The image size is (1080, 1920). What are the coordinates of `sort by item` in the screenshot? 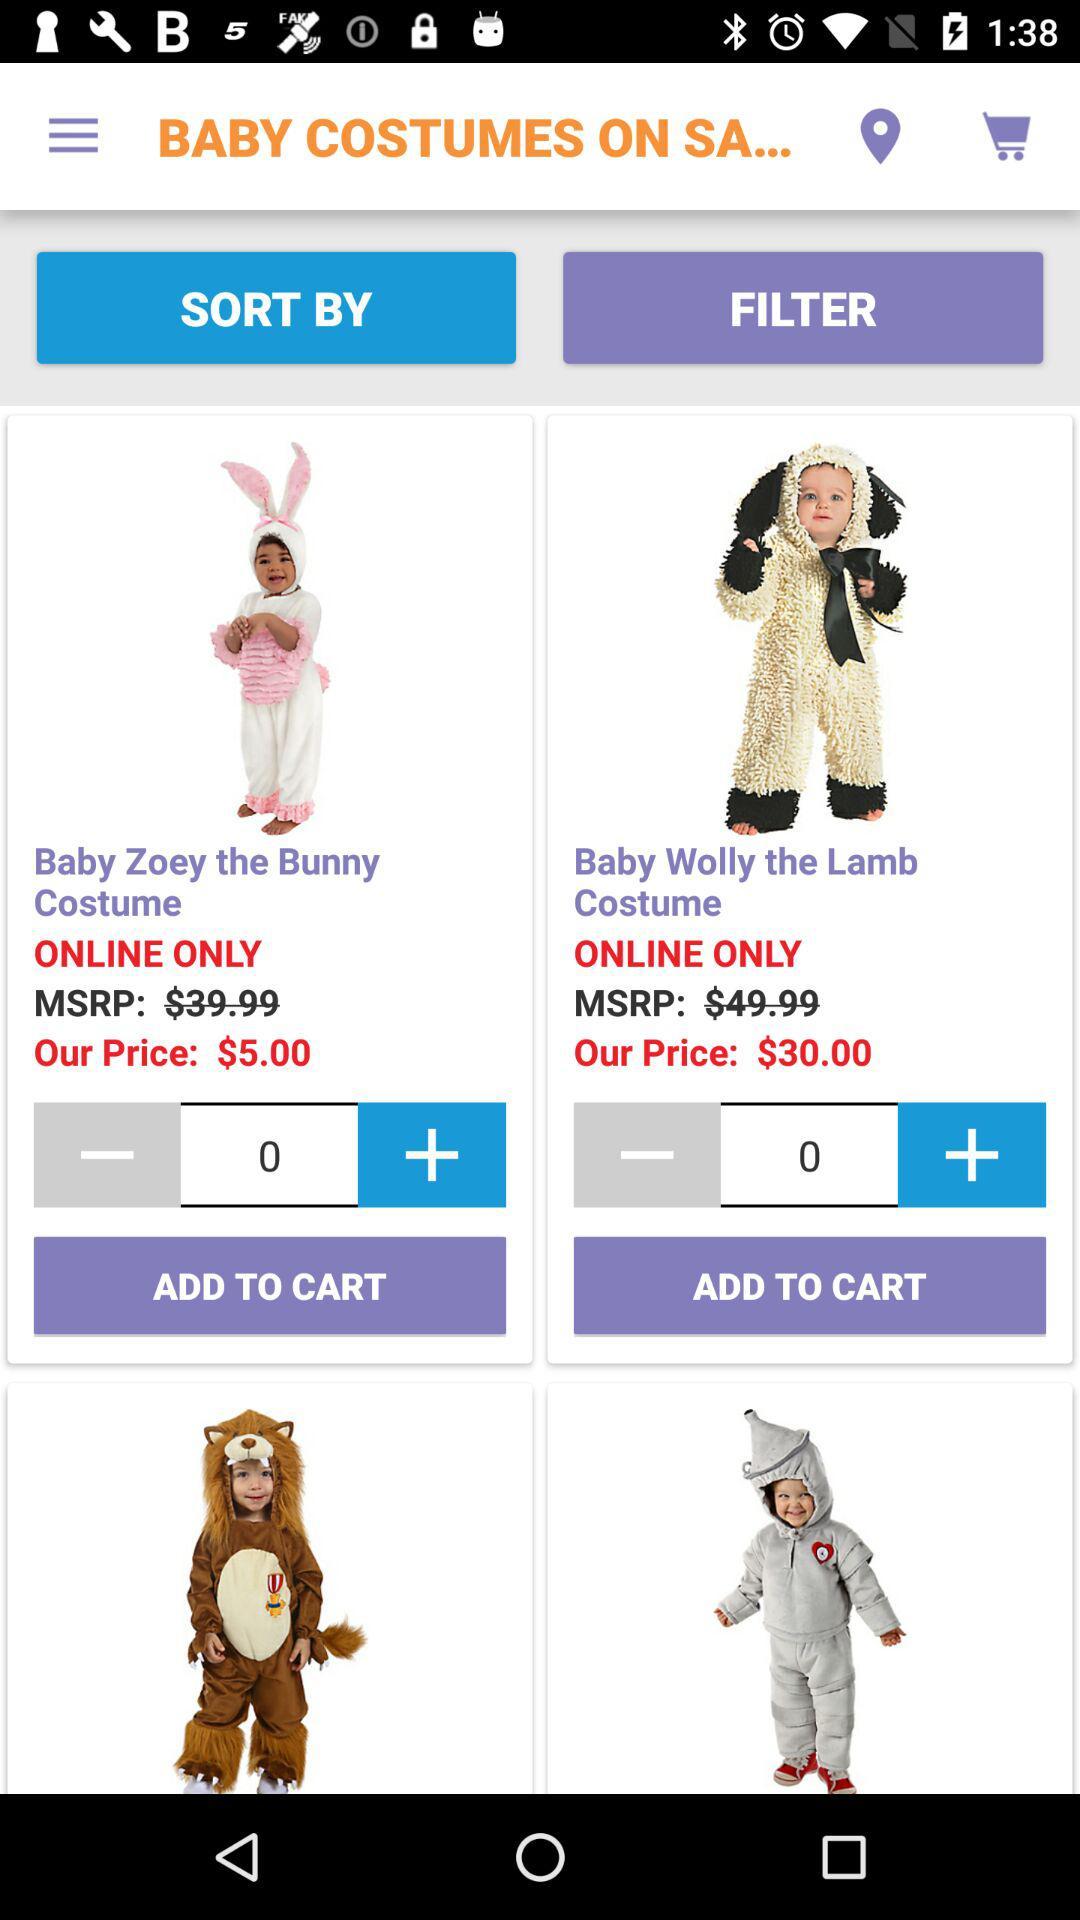 It's located at (276, 306).